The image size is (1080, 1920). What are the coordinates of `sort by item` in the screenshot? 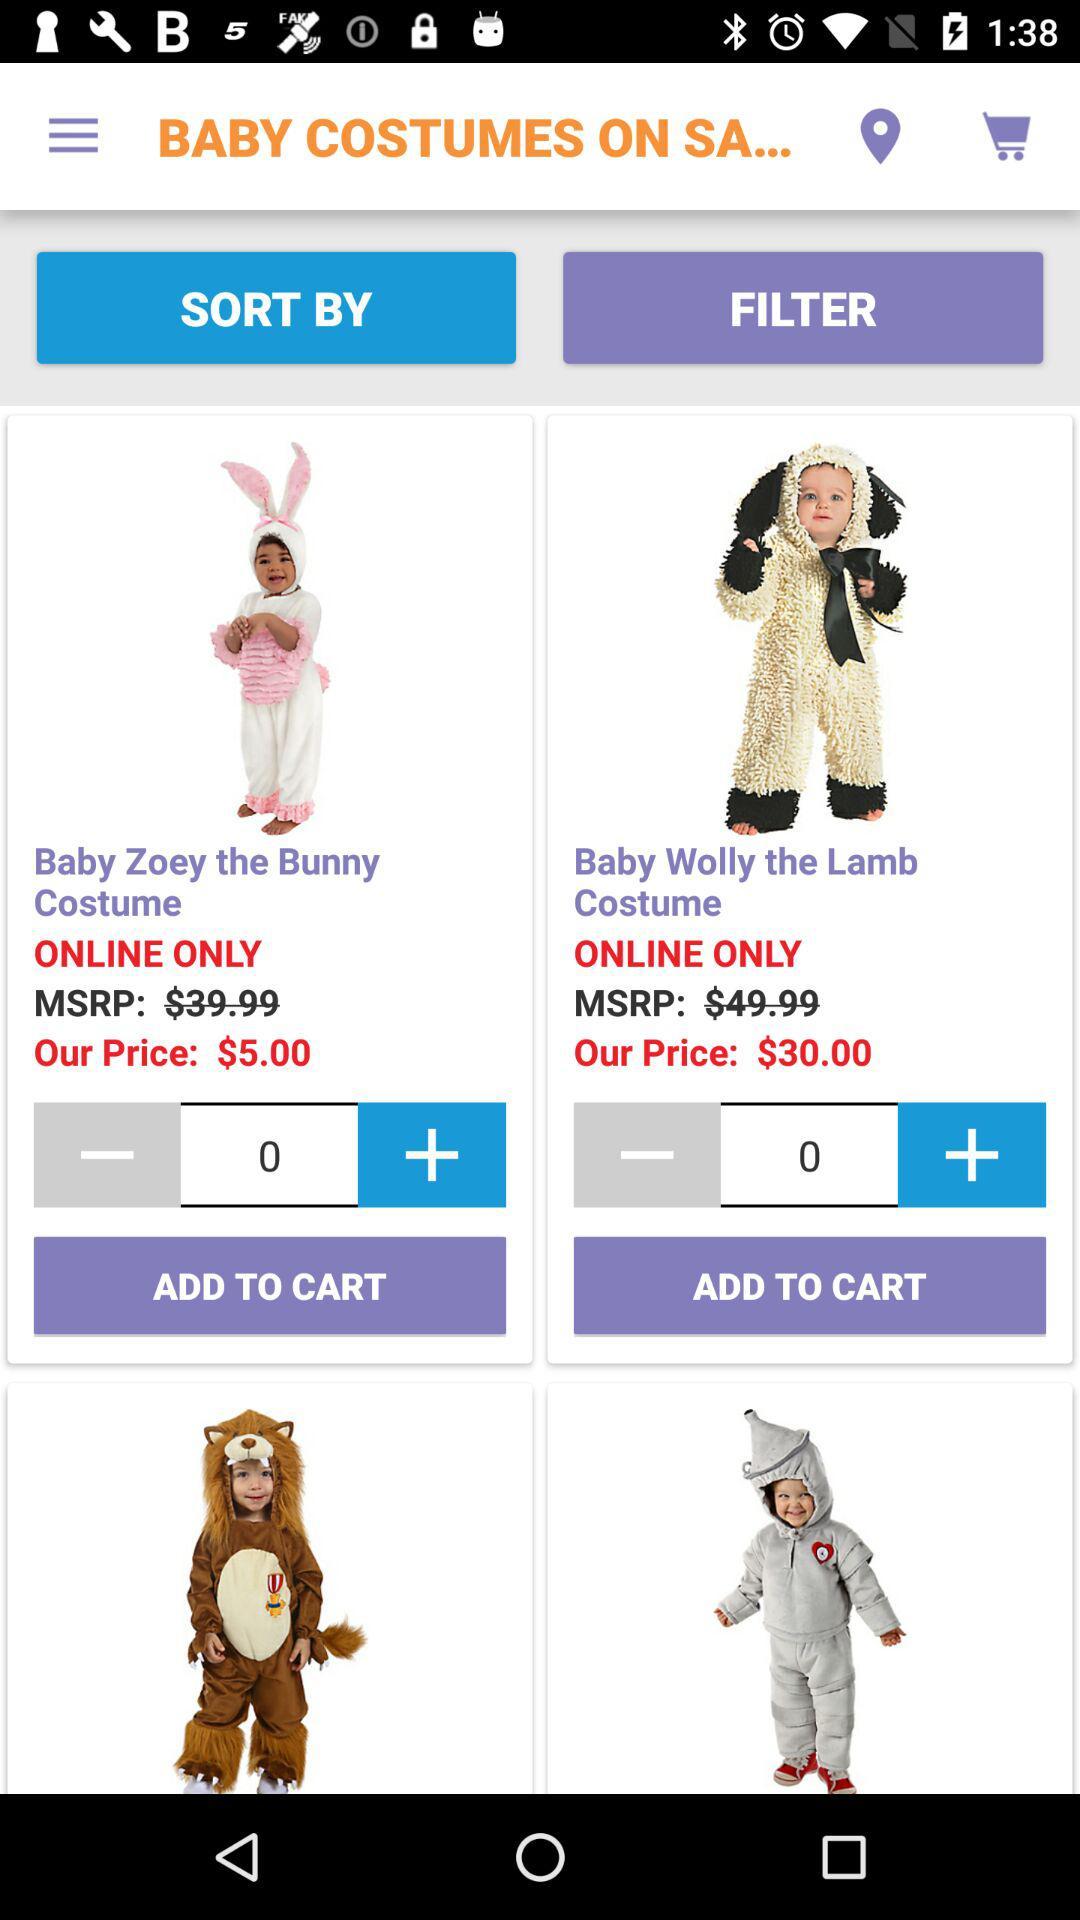 It's located at (276, 306).